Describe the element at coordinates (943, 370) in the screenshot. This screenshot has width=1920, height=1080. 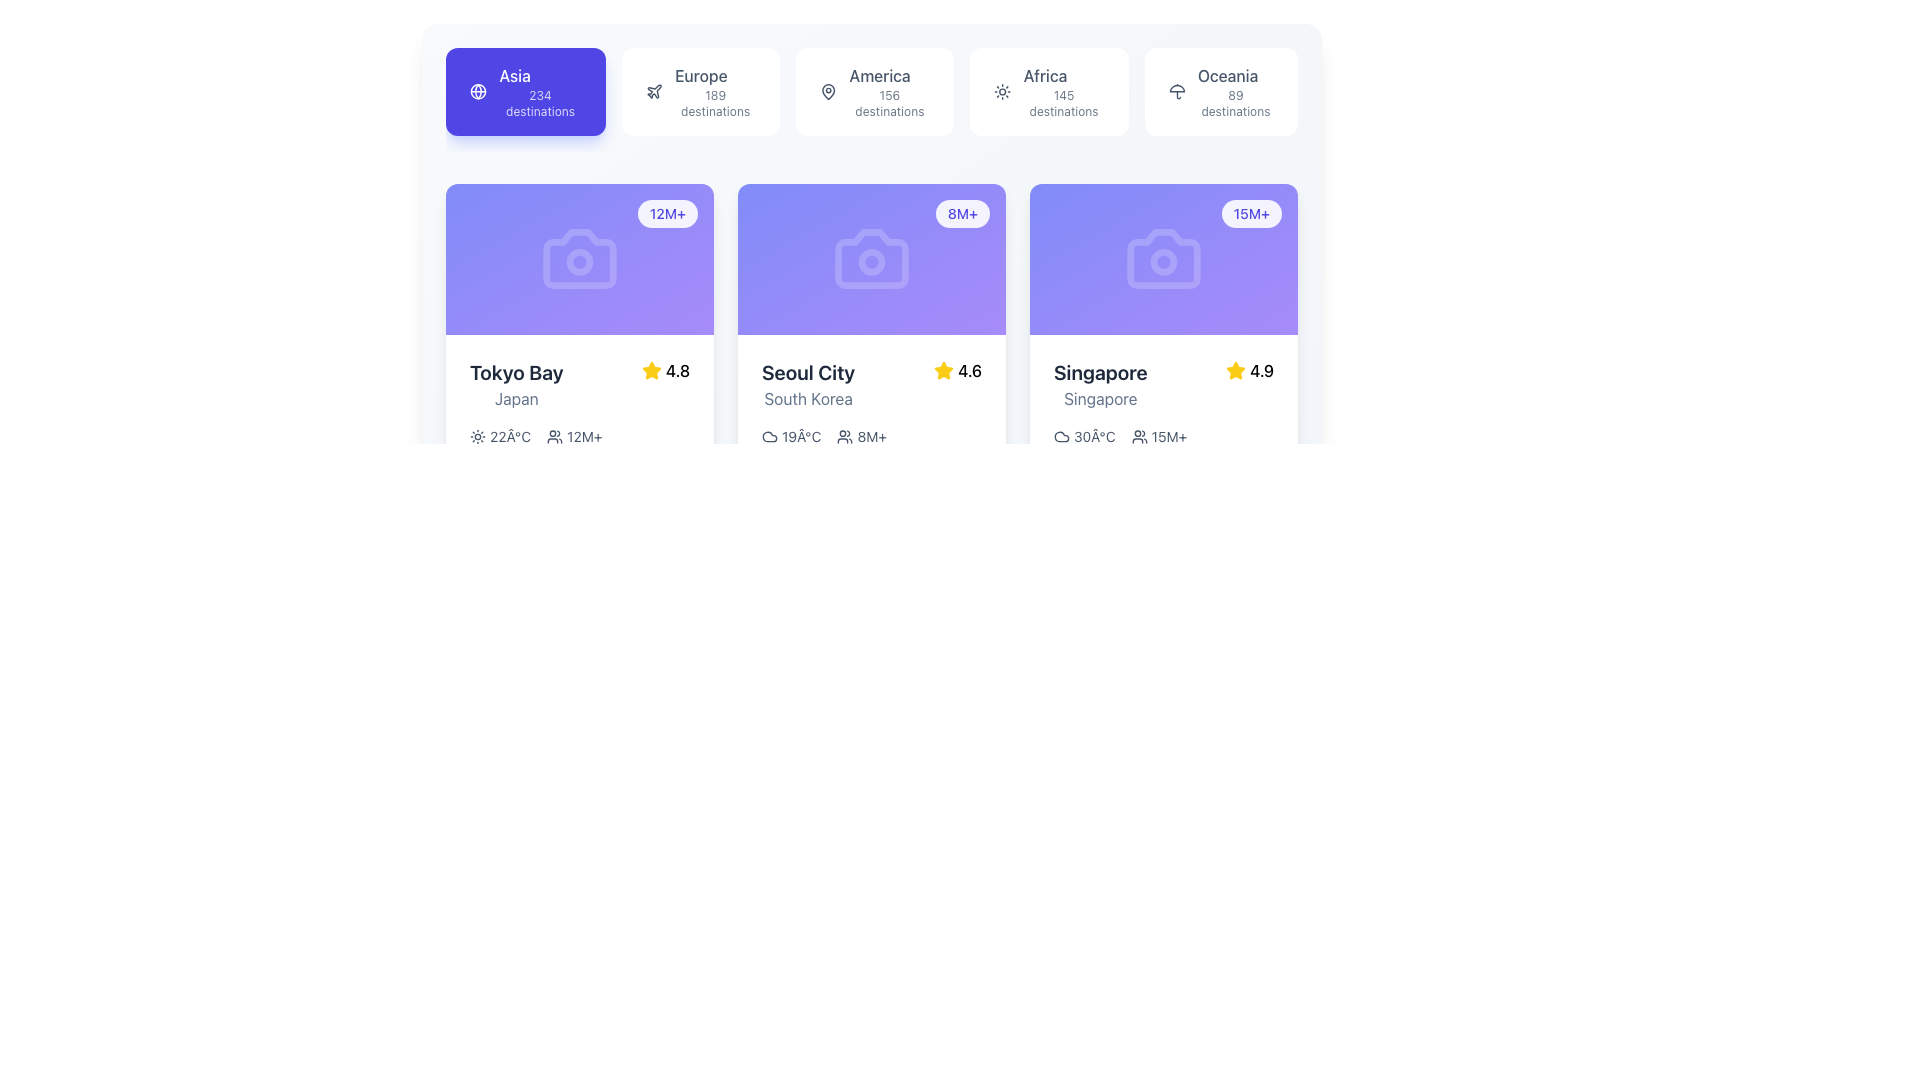
I see `the style of the star icon representing the rating in the 'Seoul City, South Korea' card, which is associated with a numeric rating of '4.6'` at that location.